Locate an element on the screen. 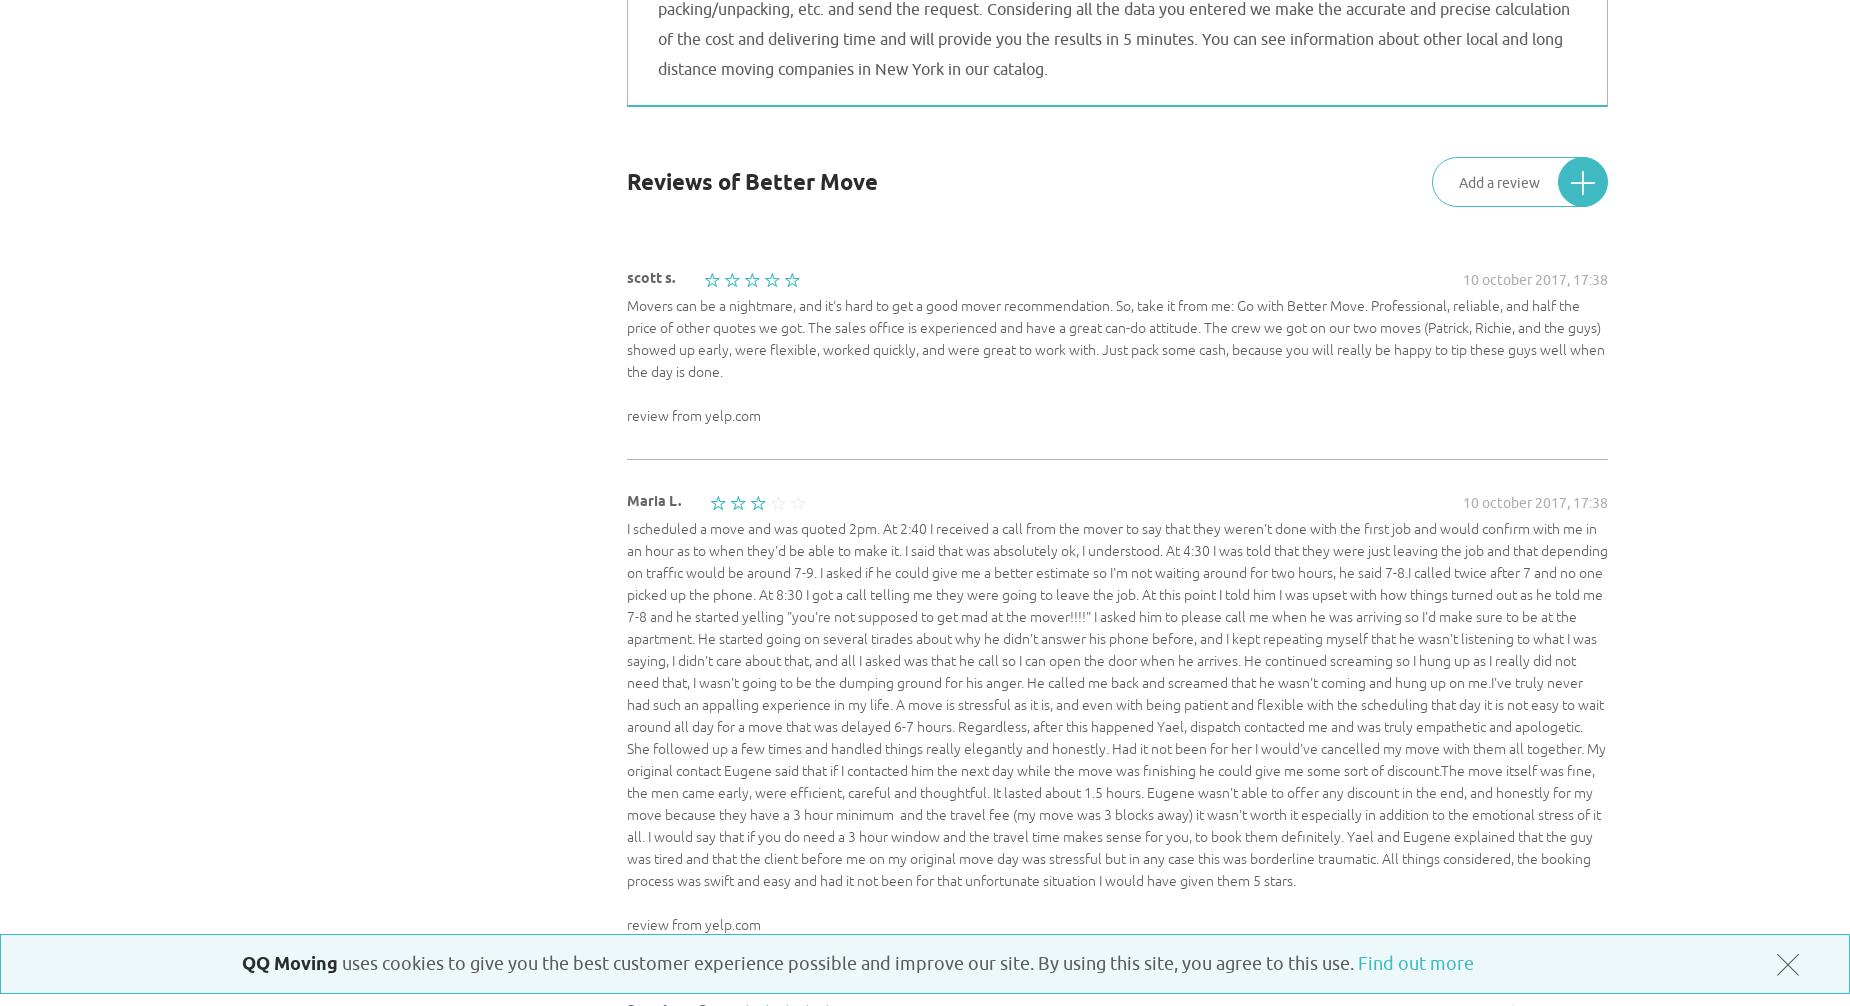 The image size is (1850, 1006). 'Movers can be a nightmare, and it's hard to get a good mover recommendation. So, take it from me: Go with Better Move. Professional, reliable, and half the price of other quotes we got. The sales office is experienced and have a great can-do attitude. The crew we got on our two moves (Patrick, Richie, and the guys) showed up early, were flexible, worked quickly, and were great to work with. Just pack some cash, because you will really be happy to tip these guys well when the day is done.' is located at coordinates (1114, 338).